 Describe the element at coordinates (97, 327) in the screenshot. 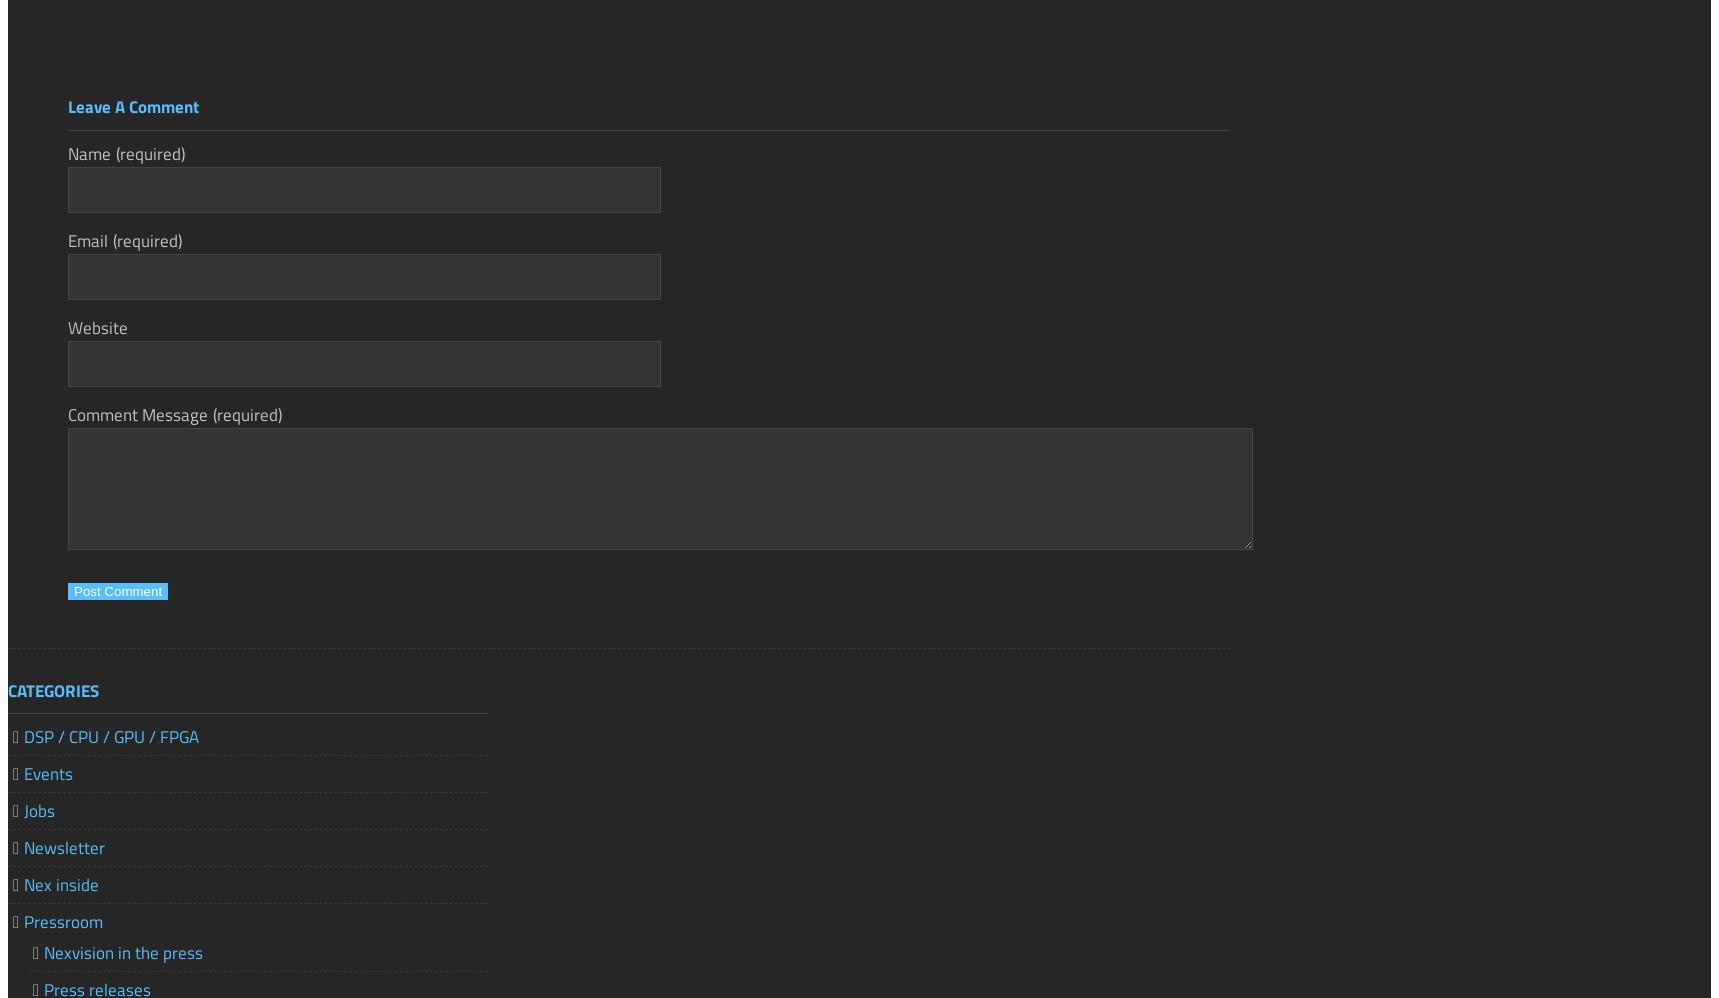

I see `'Website'` at that location.